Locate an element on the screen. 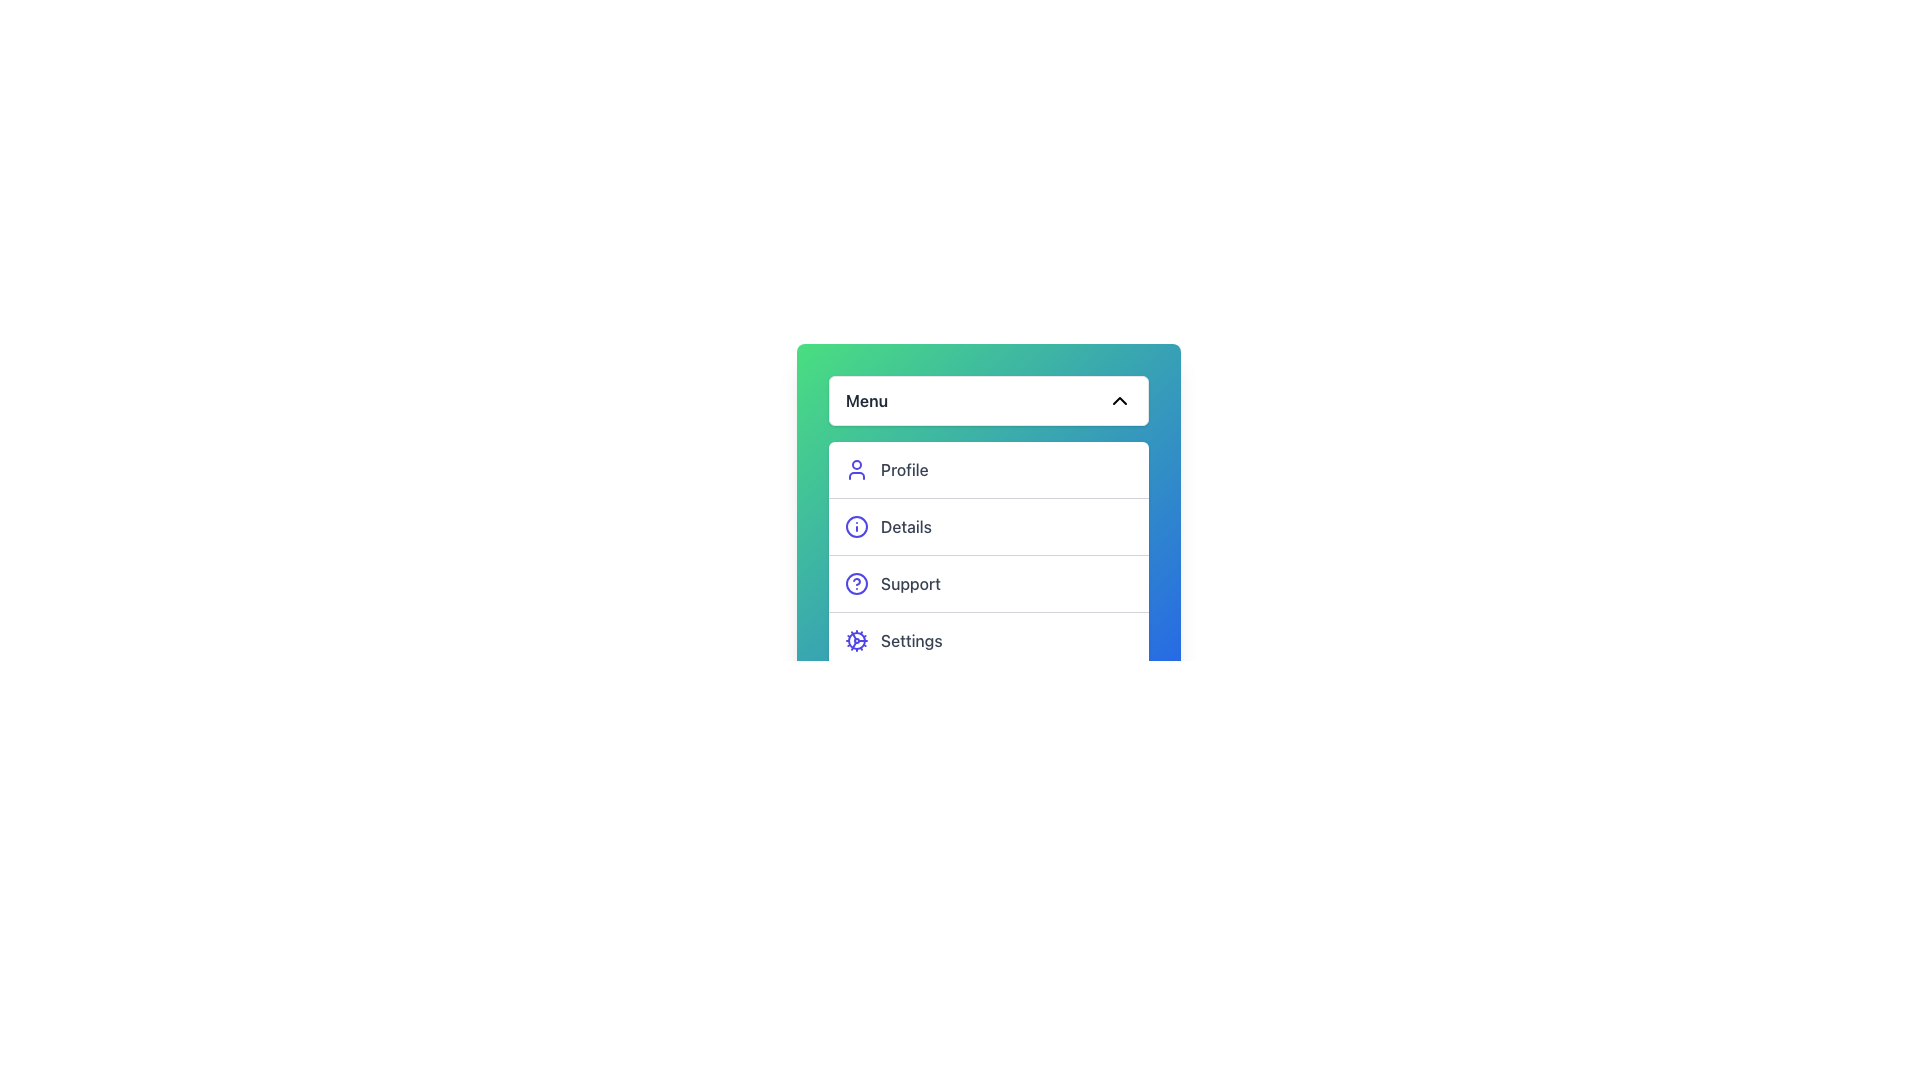 Image resolution: width=1920 pixels, height=1080 pixels. the first menu item in the vertical list that represents the Profile section is located at coordinates (988, 470).